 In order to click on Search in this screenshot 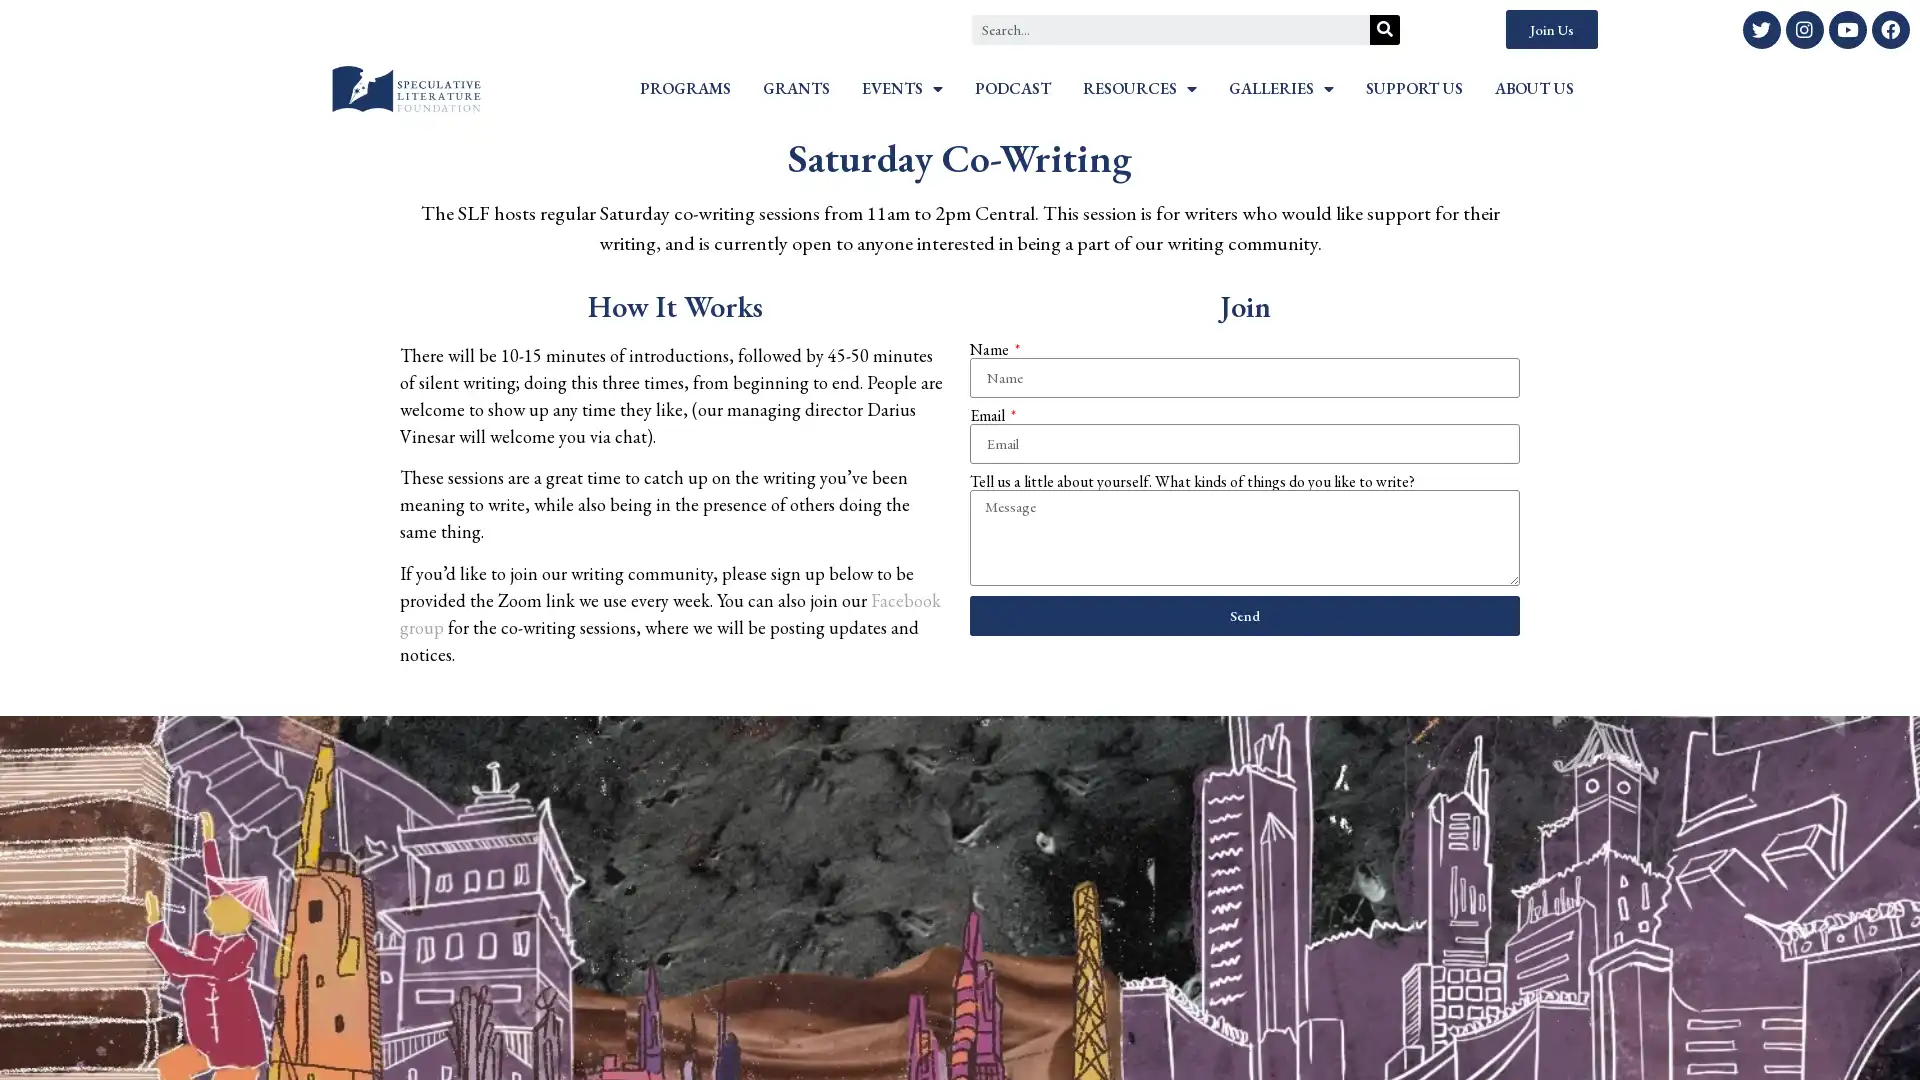, I will do `click(1384, 29)`.